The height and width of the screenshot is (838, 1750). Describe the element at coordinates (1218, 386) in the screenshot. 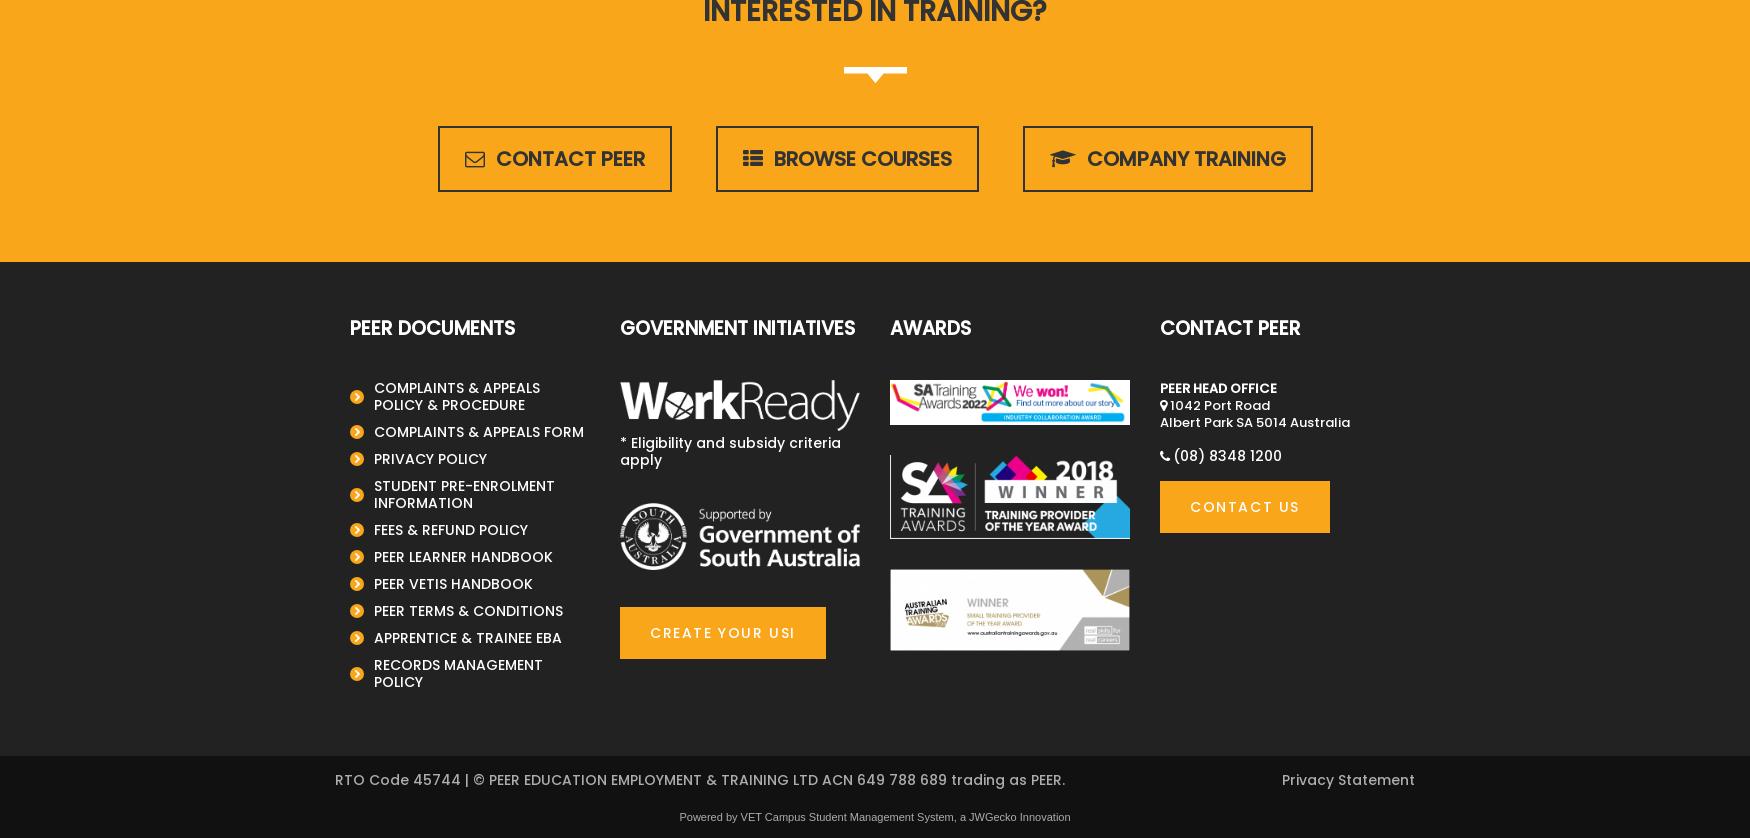

I see `'PEER HEAD OFFICE'` at that location.